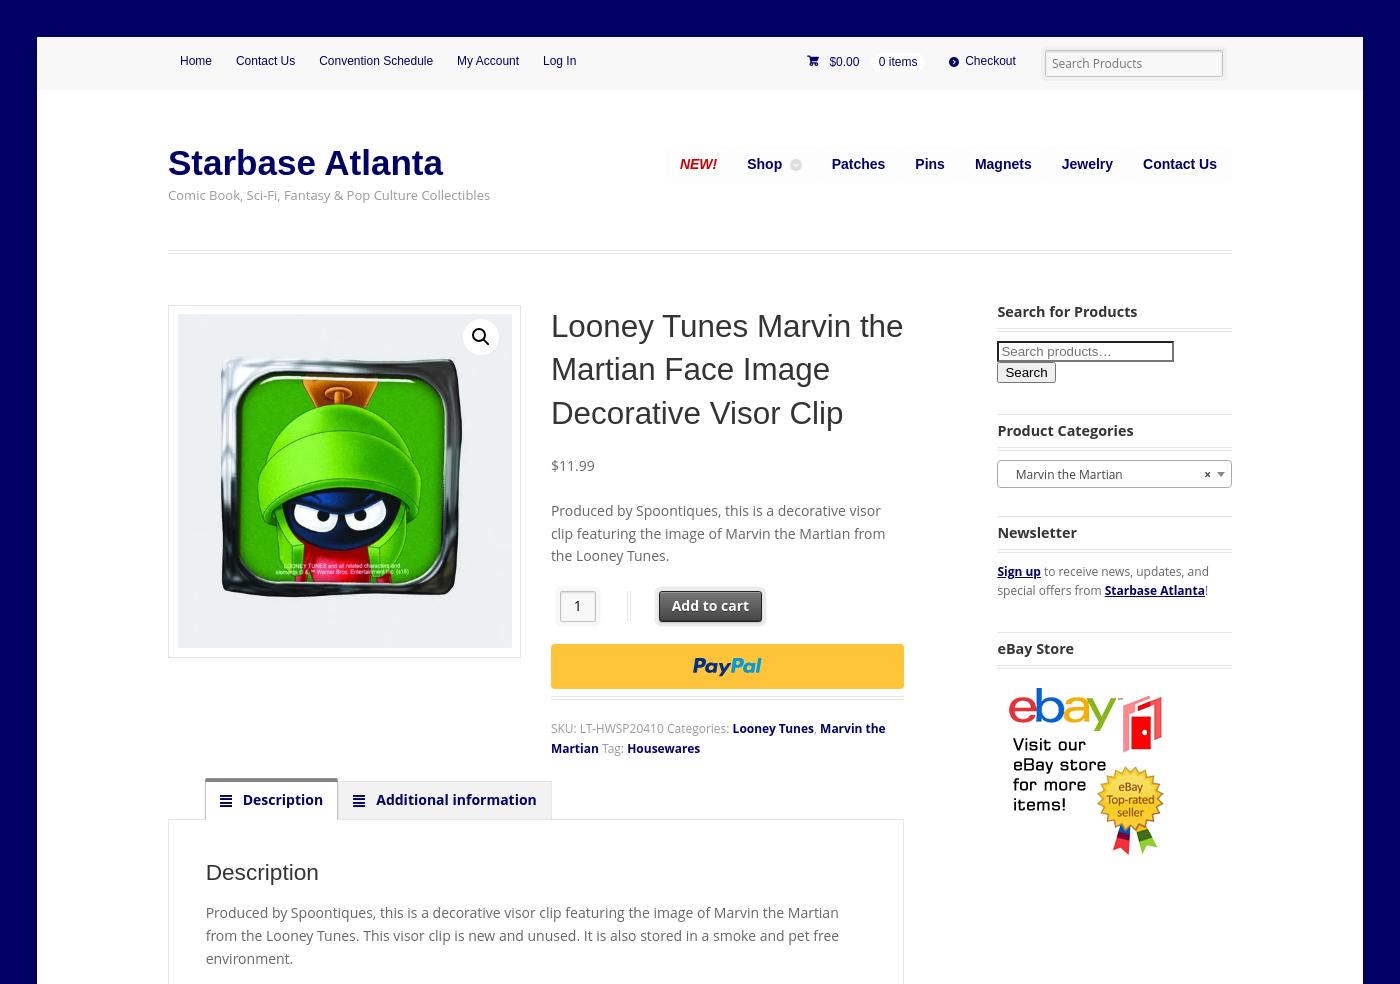 This screenshot has height=984, width=1400. What do you see at coordinates (679, 163) in the screenshot?
I see `'NEW!'` at bounding box center [679, 163].